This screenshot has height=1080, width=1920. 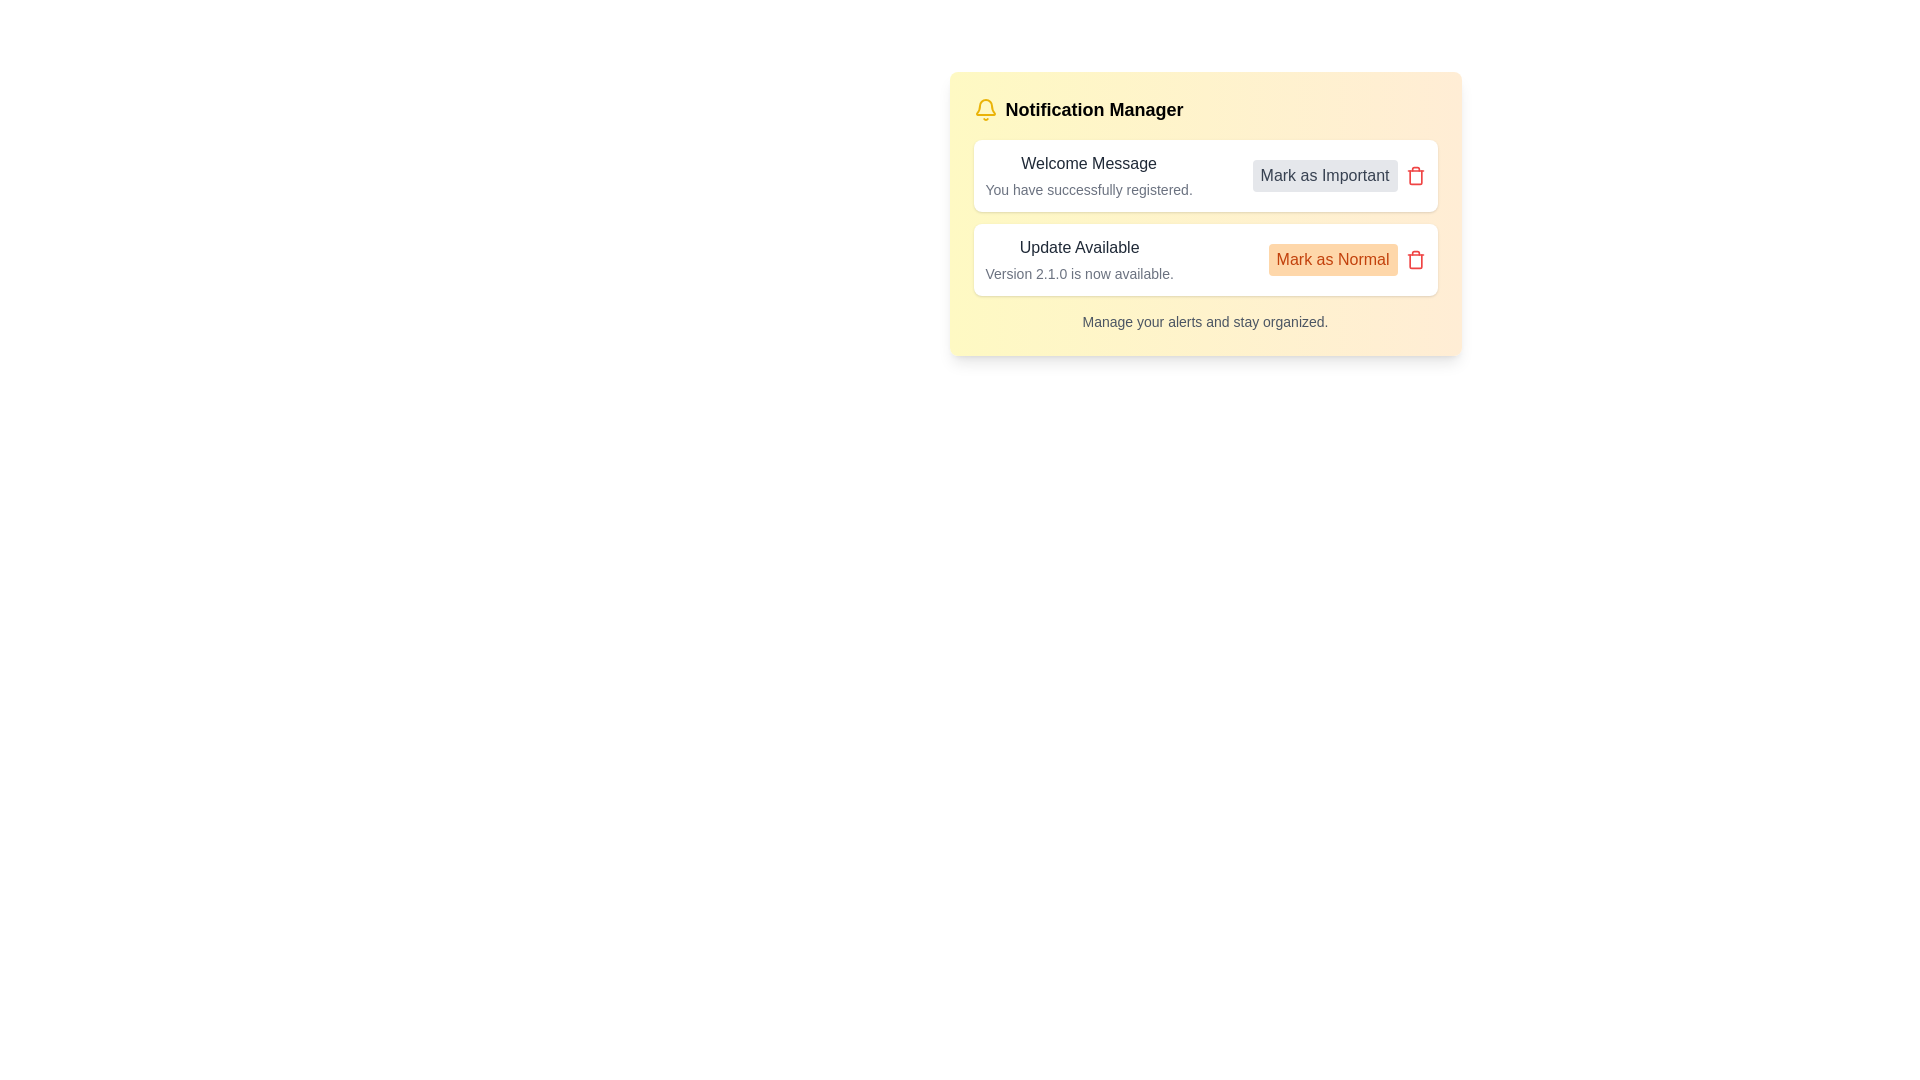 I want to click on the 'Mark as Normal' button located in the 'Update Available' row under the 'Notification Manager' heading, so click(x=1333, y=258).